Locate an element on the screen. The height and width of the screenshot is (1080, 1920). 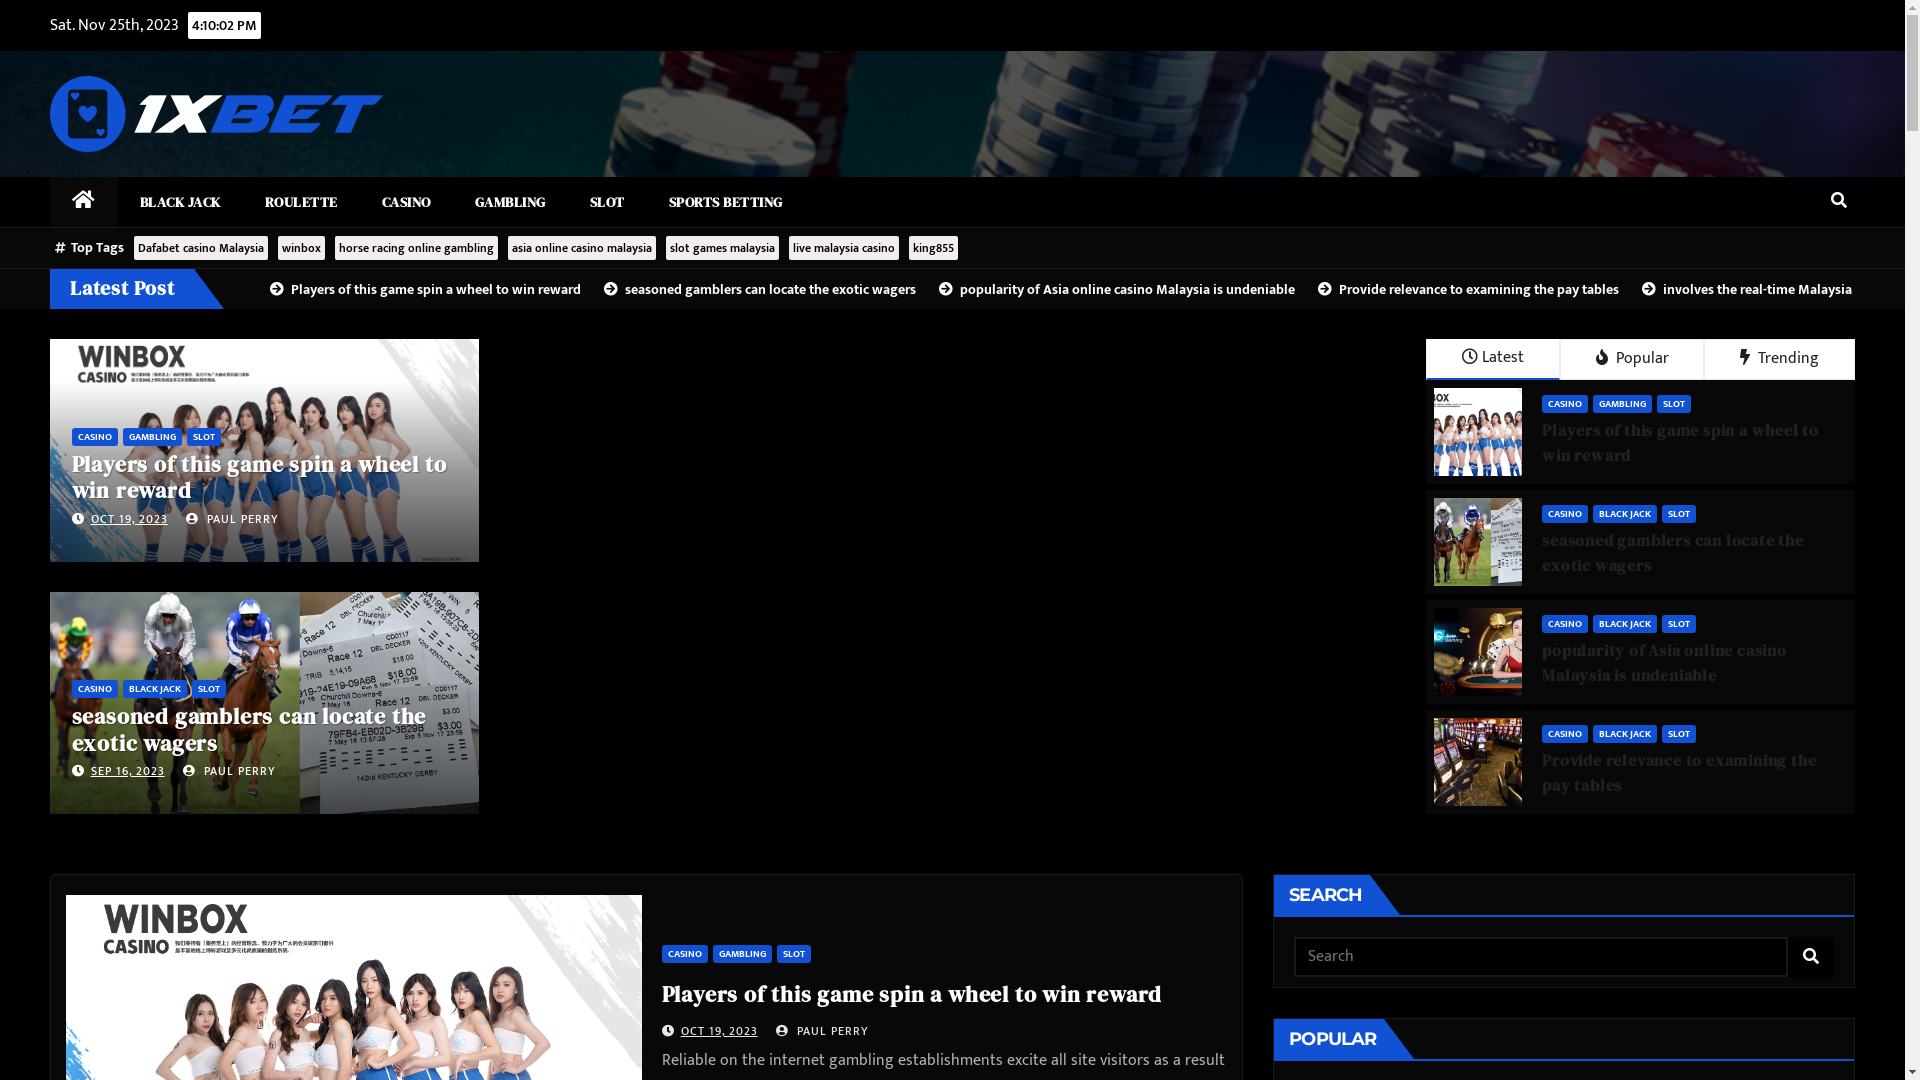
'king855' is located at coordinates (932, 246).